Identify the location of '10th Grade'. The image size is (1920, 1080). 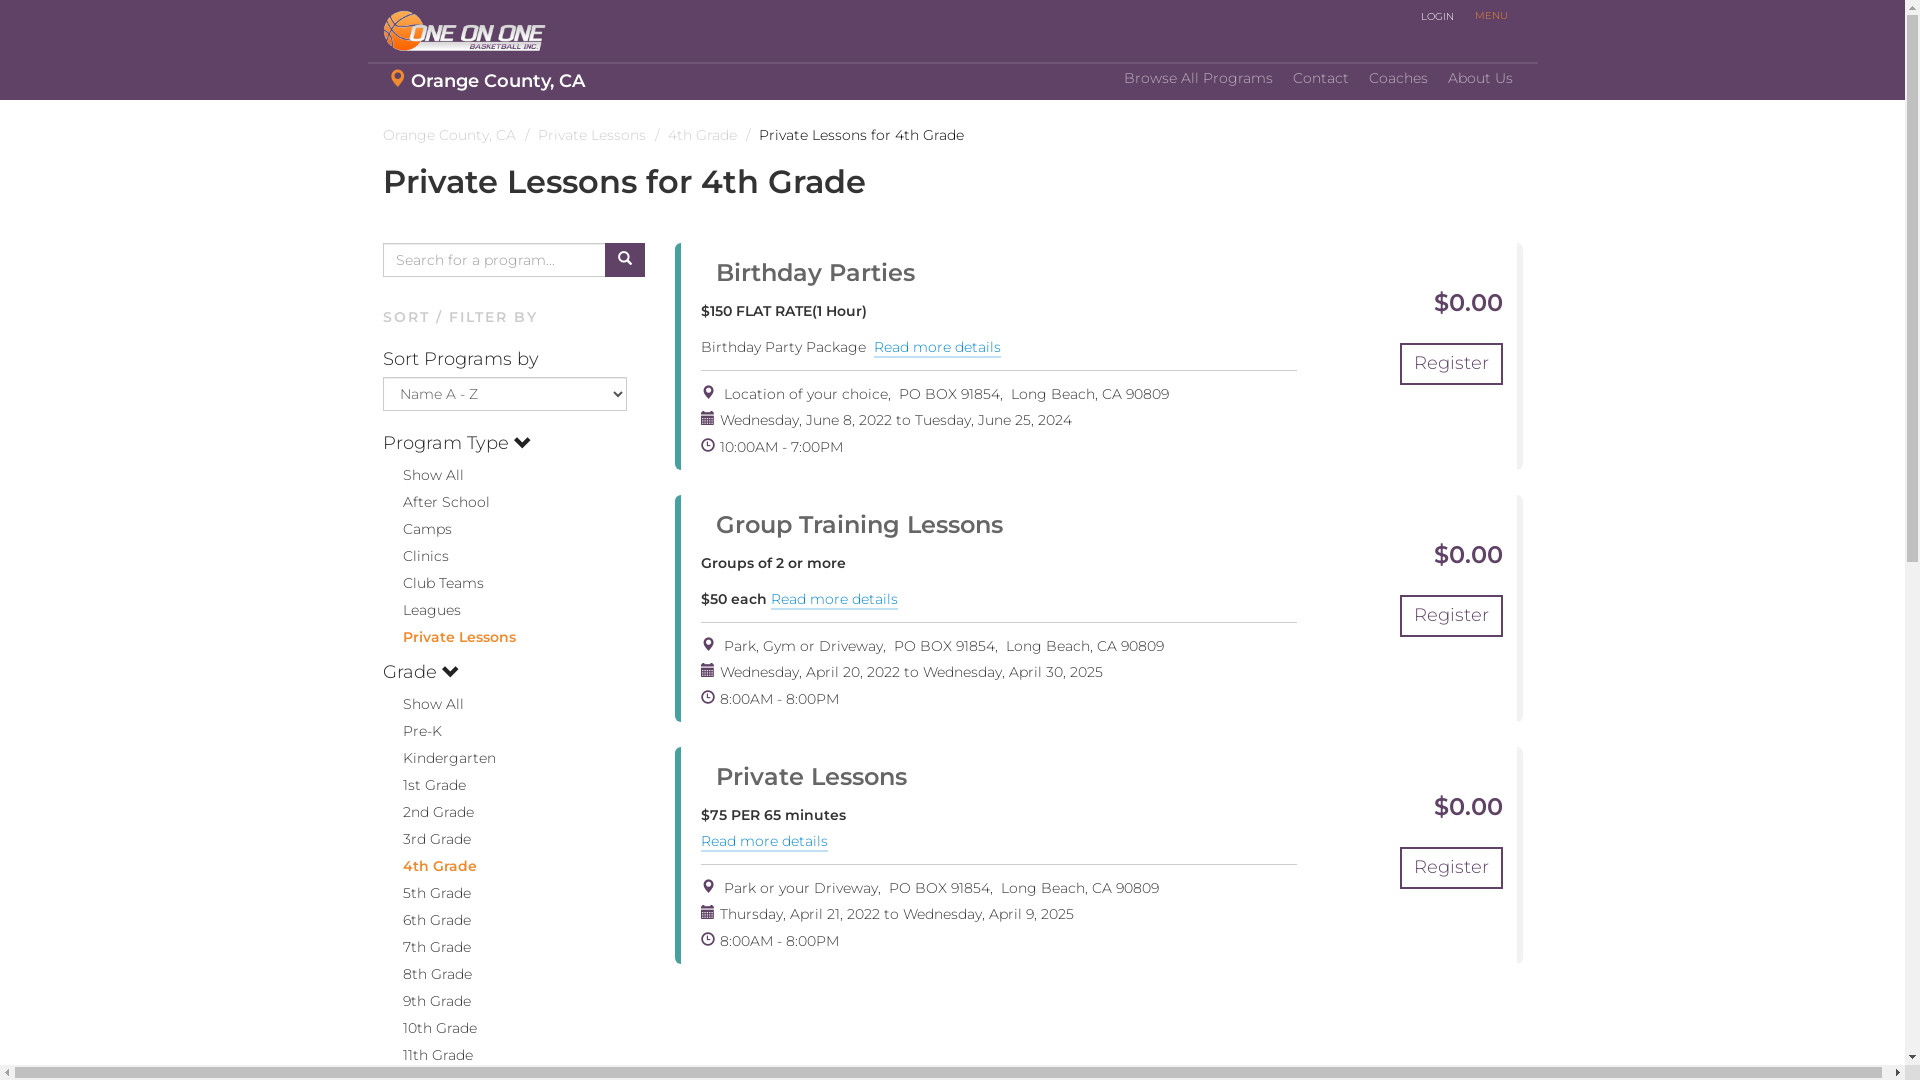
(427, 1028).